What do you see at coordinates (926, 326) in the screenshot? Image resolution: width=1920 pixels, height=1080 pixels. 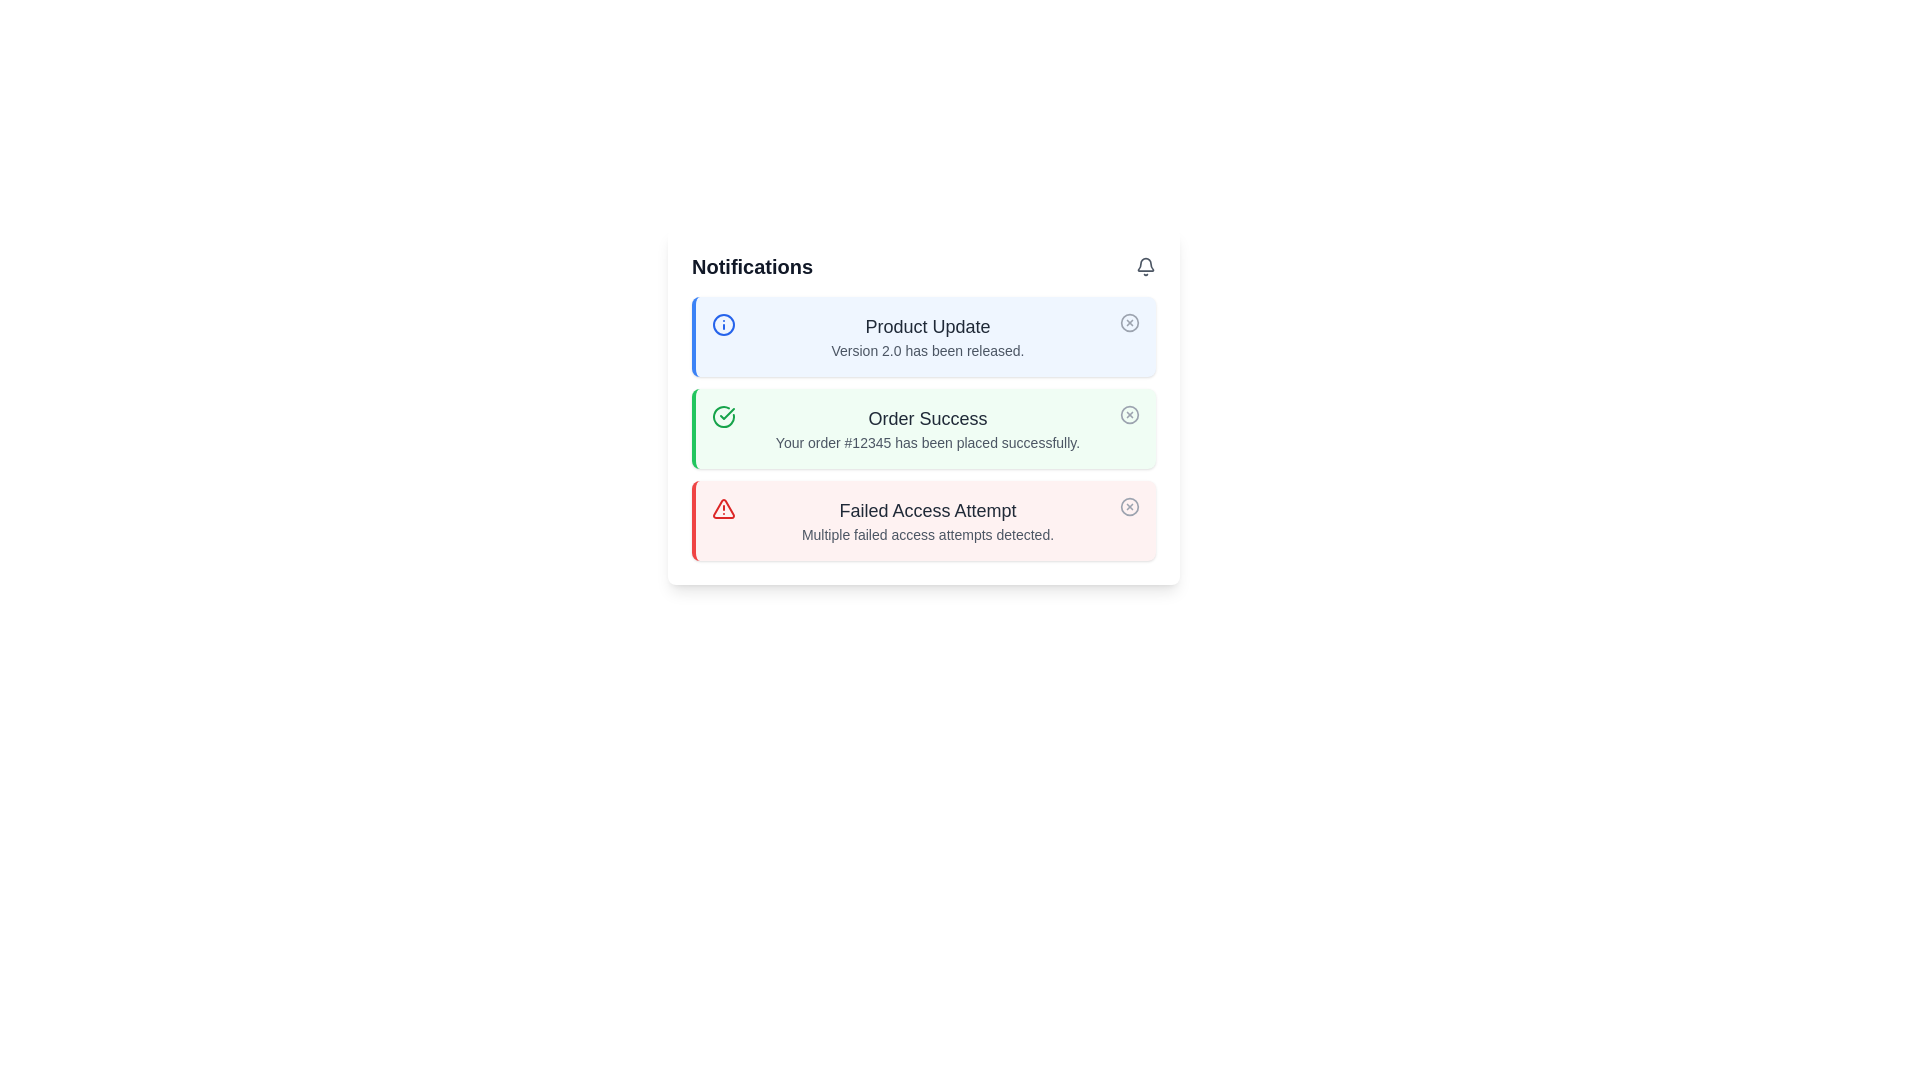 I see `title text of the first notification card located at the header, which describes the notification's content, specifically 'Version 2.0 has been released.'` at bounding box center [926, 326].